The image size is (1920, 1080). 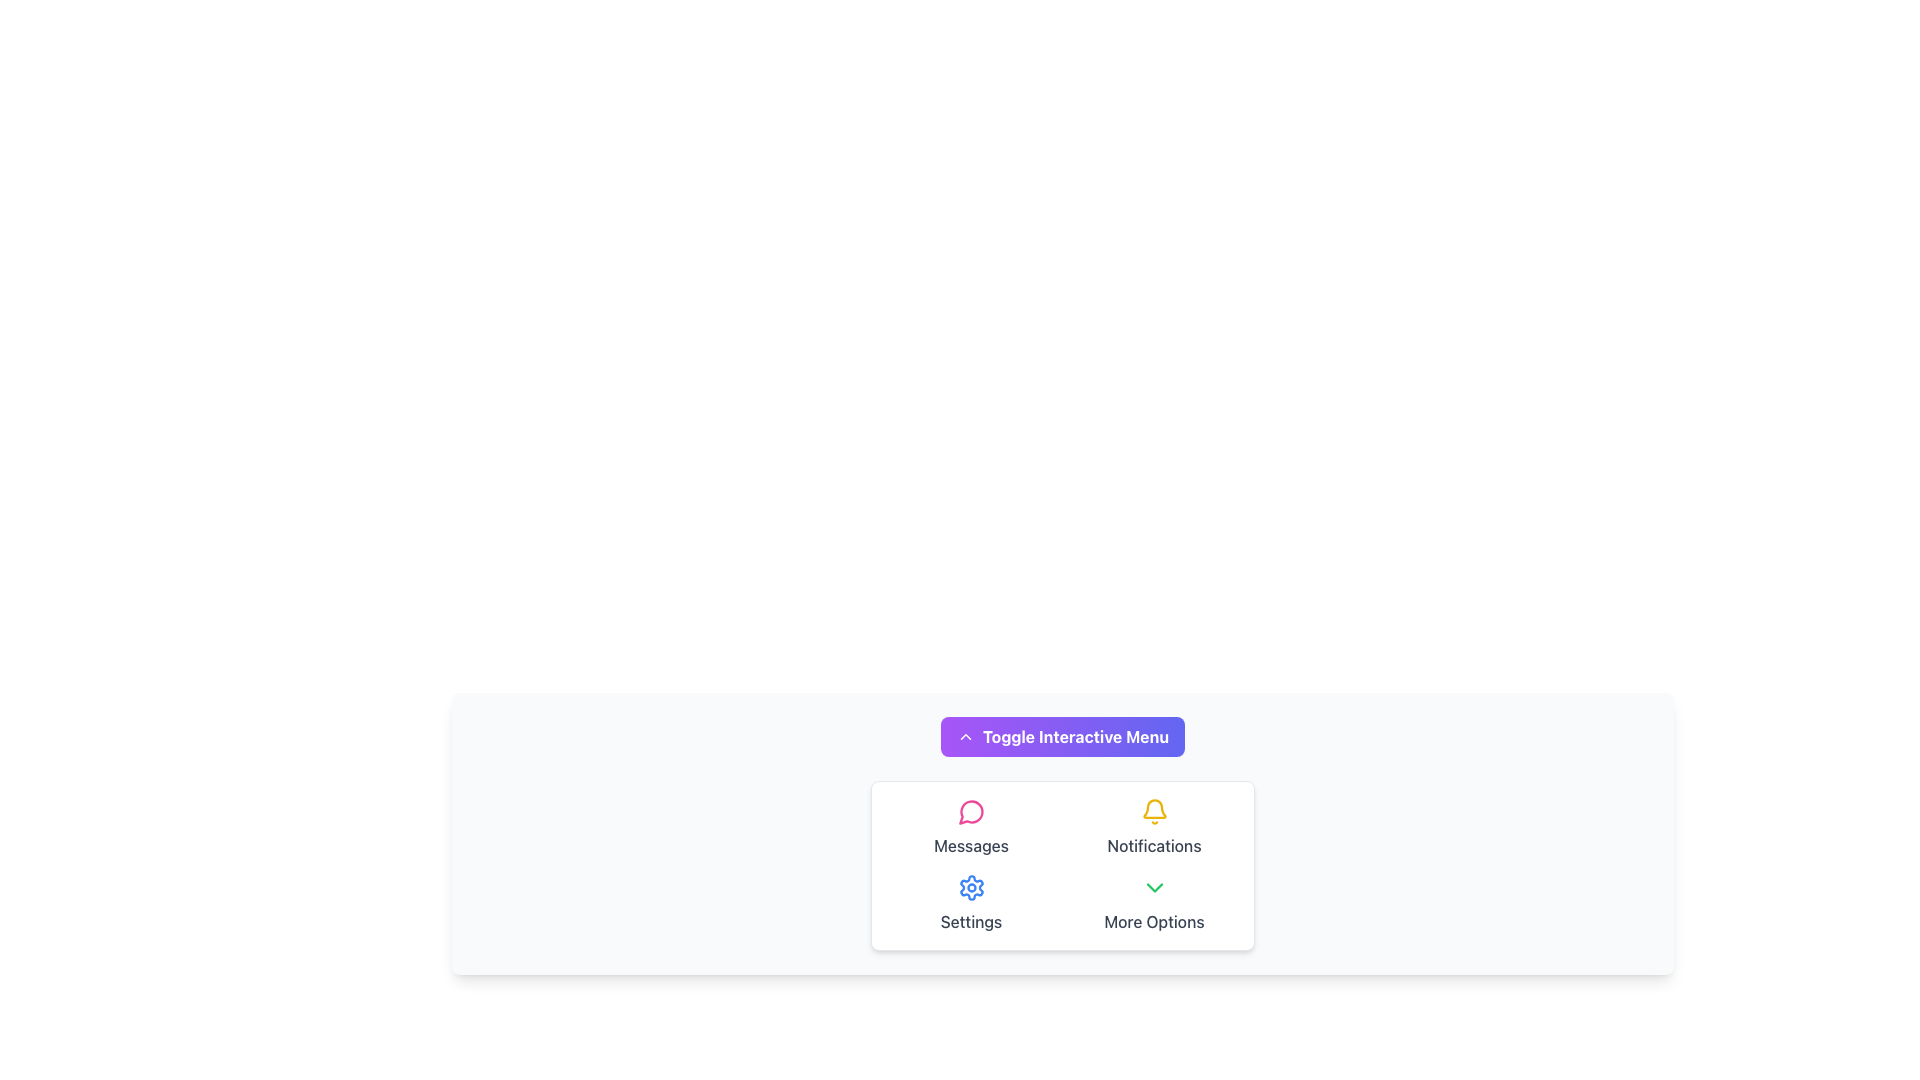 What do you see at coordinates (970, 812) in the screenshot?
I see `the messaging icon fragment within the speech bubble icon located in the bottom-center grid menu` at bounding box center [970, 812].